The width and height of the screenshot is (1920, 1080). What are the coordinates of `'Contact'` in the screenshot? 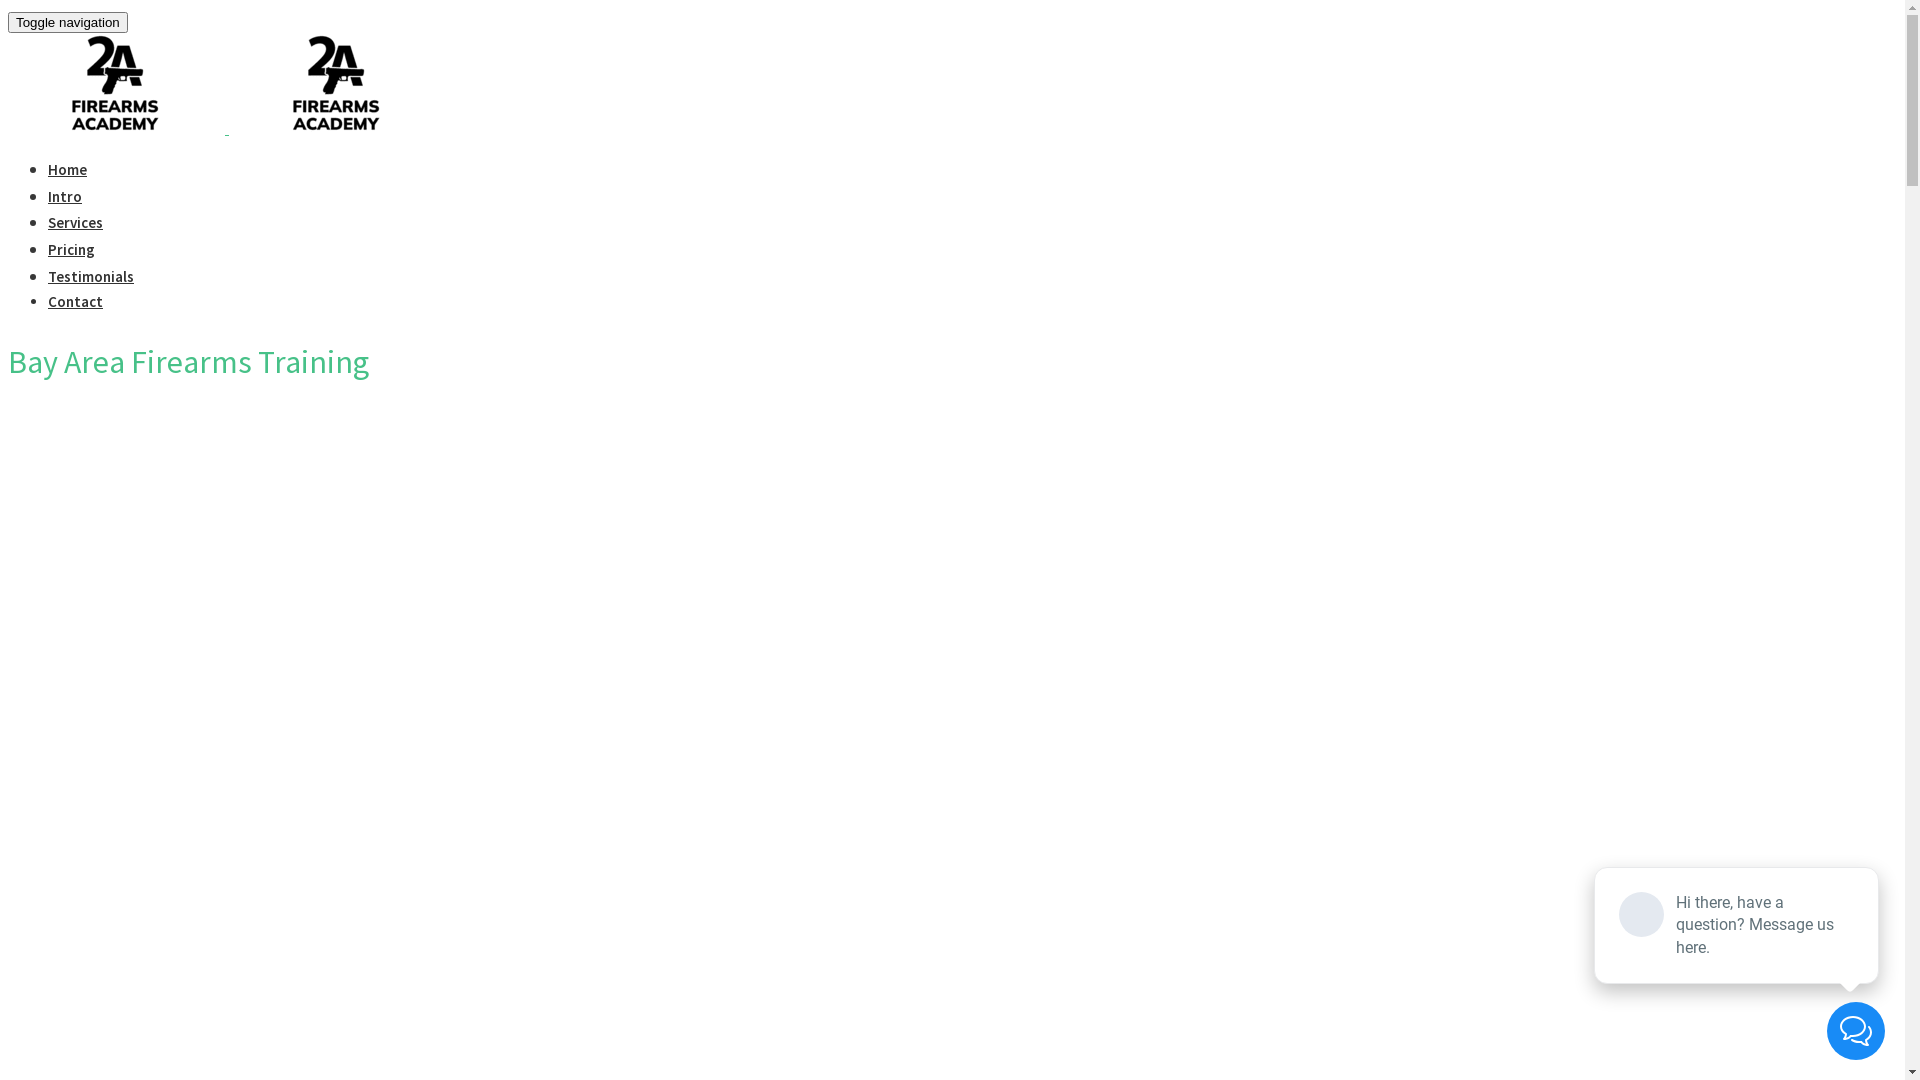 It's located at (75, 301).